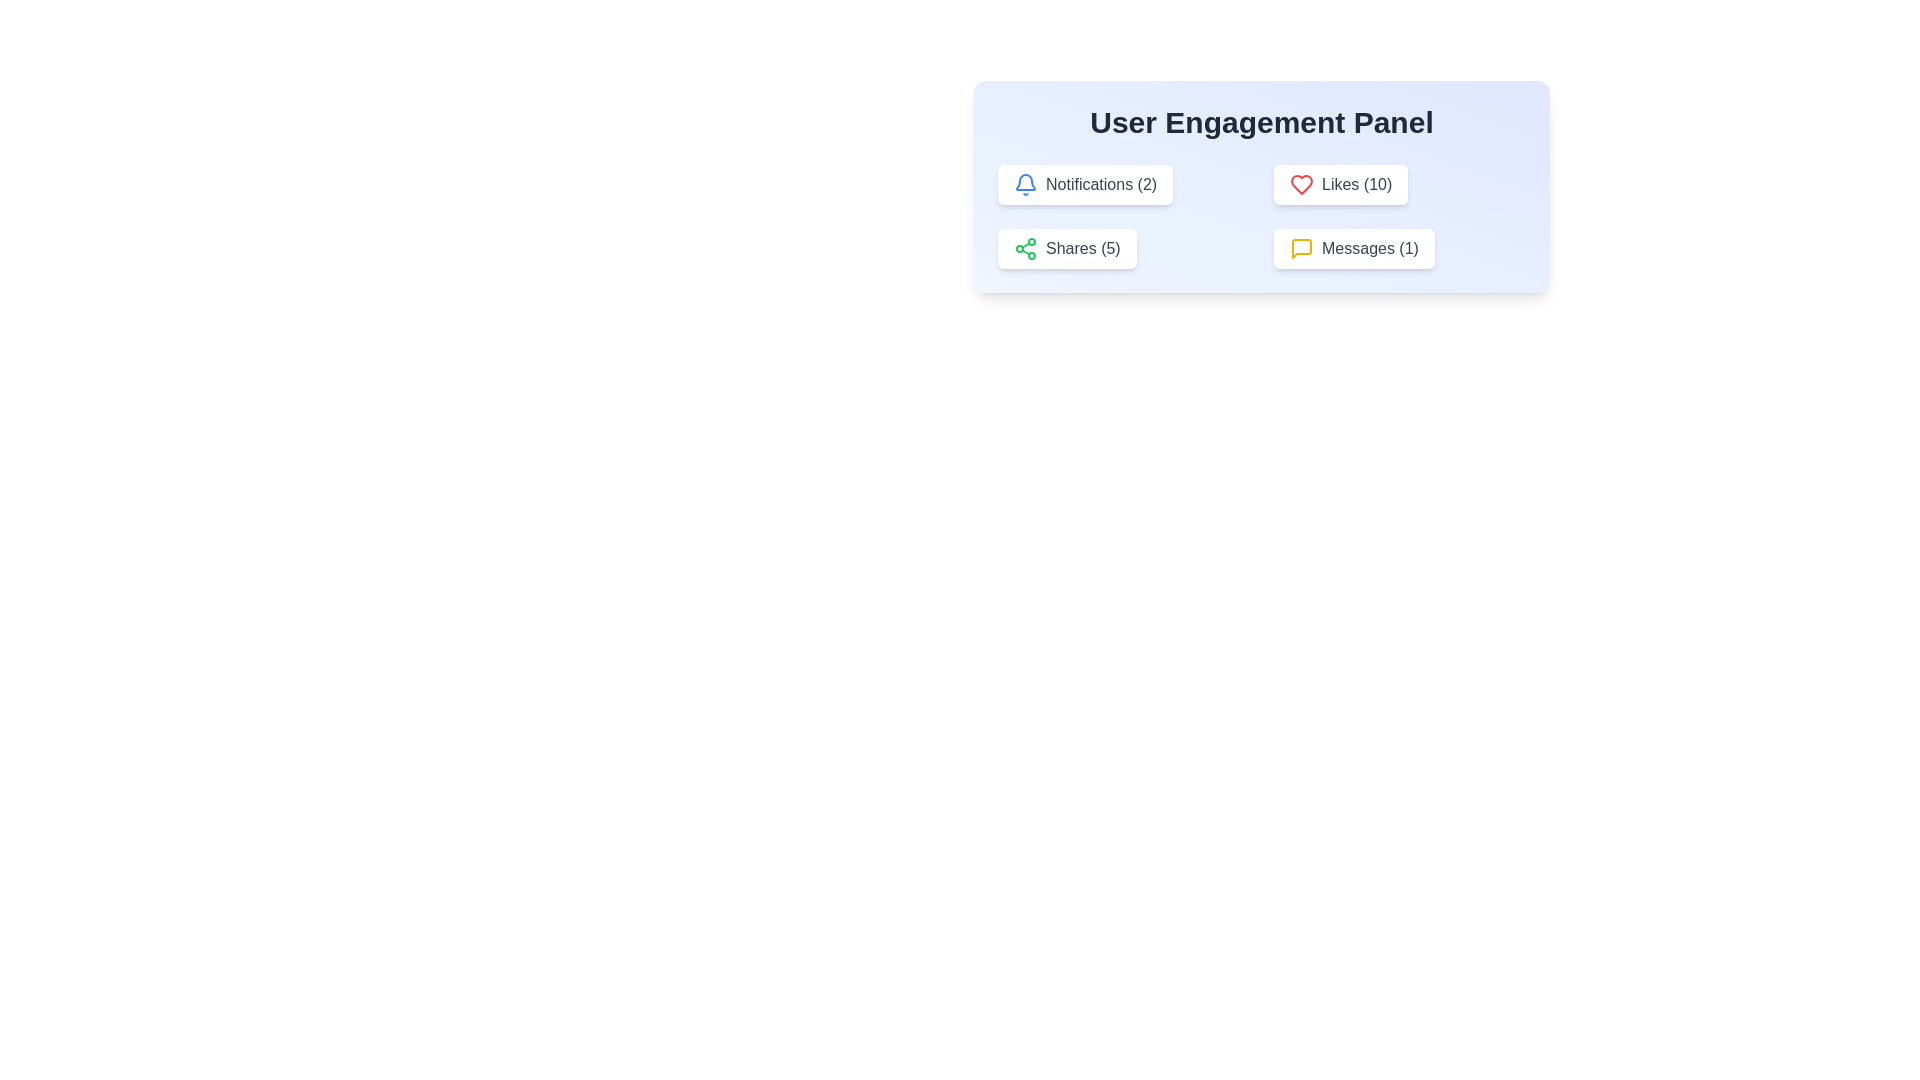 Image resolution: width=1920 pixels, height=1080 pixels. I want to click on the SVG Icon that symbolizes the sharing option located in the lower-left card under 'User Engagement Panel', positioned to the left of 'Shares (5)', so click(1026, 248).